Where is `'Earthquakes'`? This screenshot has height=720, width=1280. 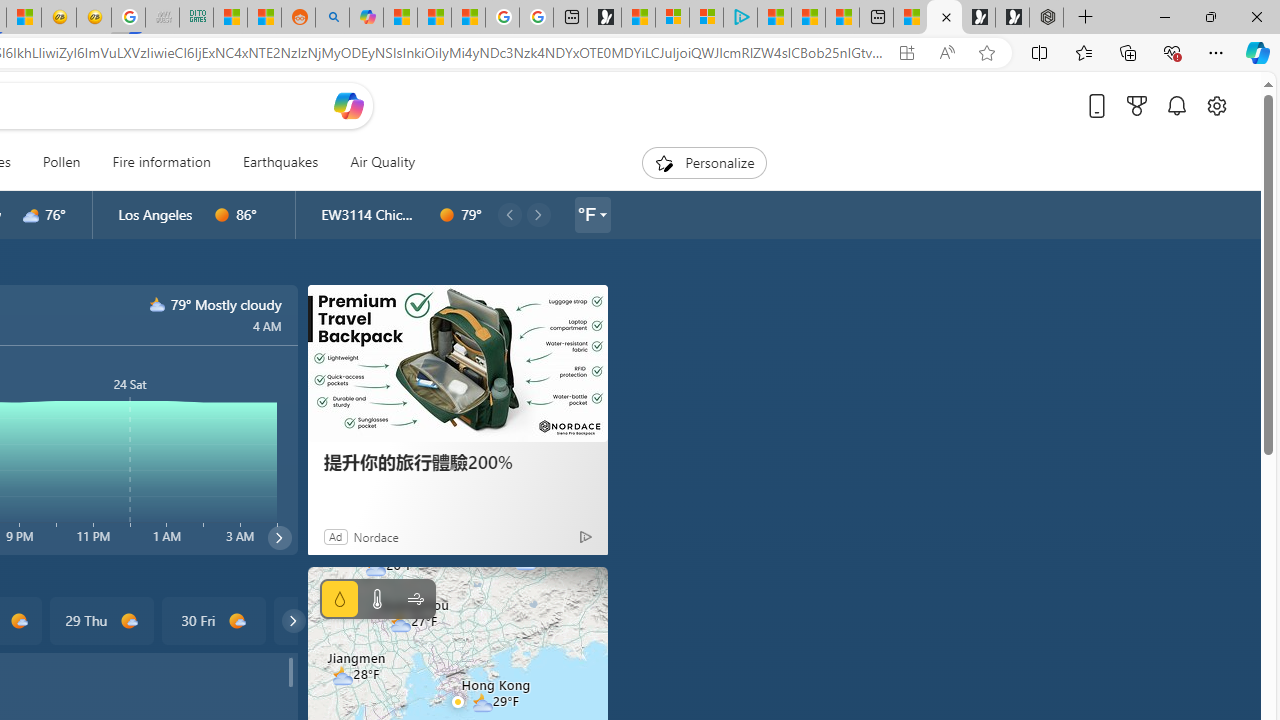 'Earthquakes' is located at coordinates (279, 162).